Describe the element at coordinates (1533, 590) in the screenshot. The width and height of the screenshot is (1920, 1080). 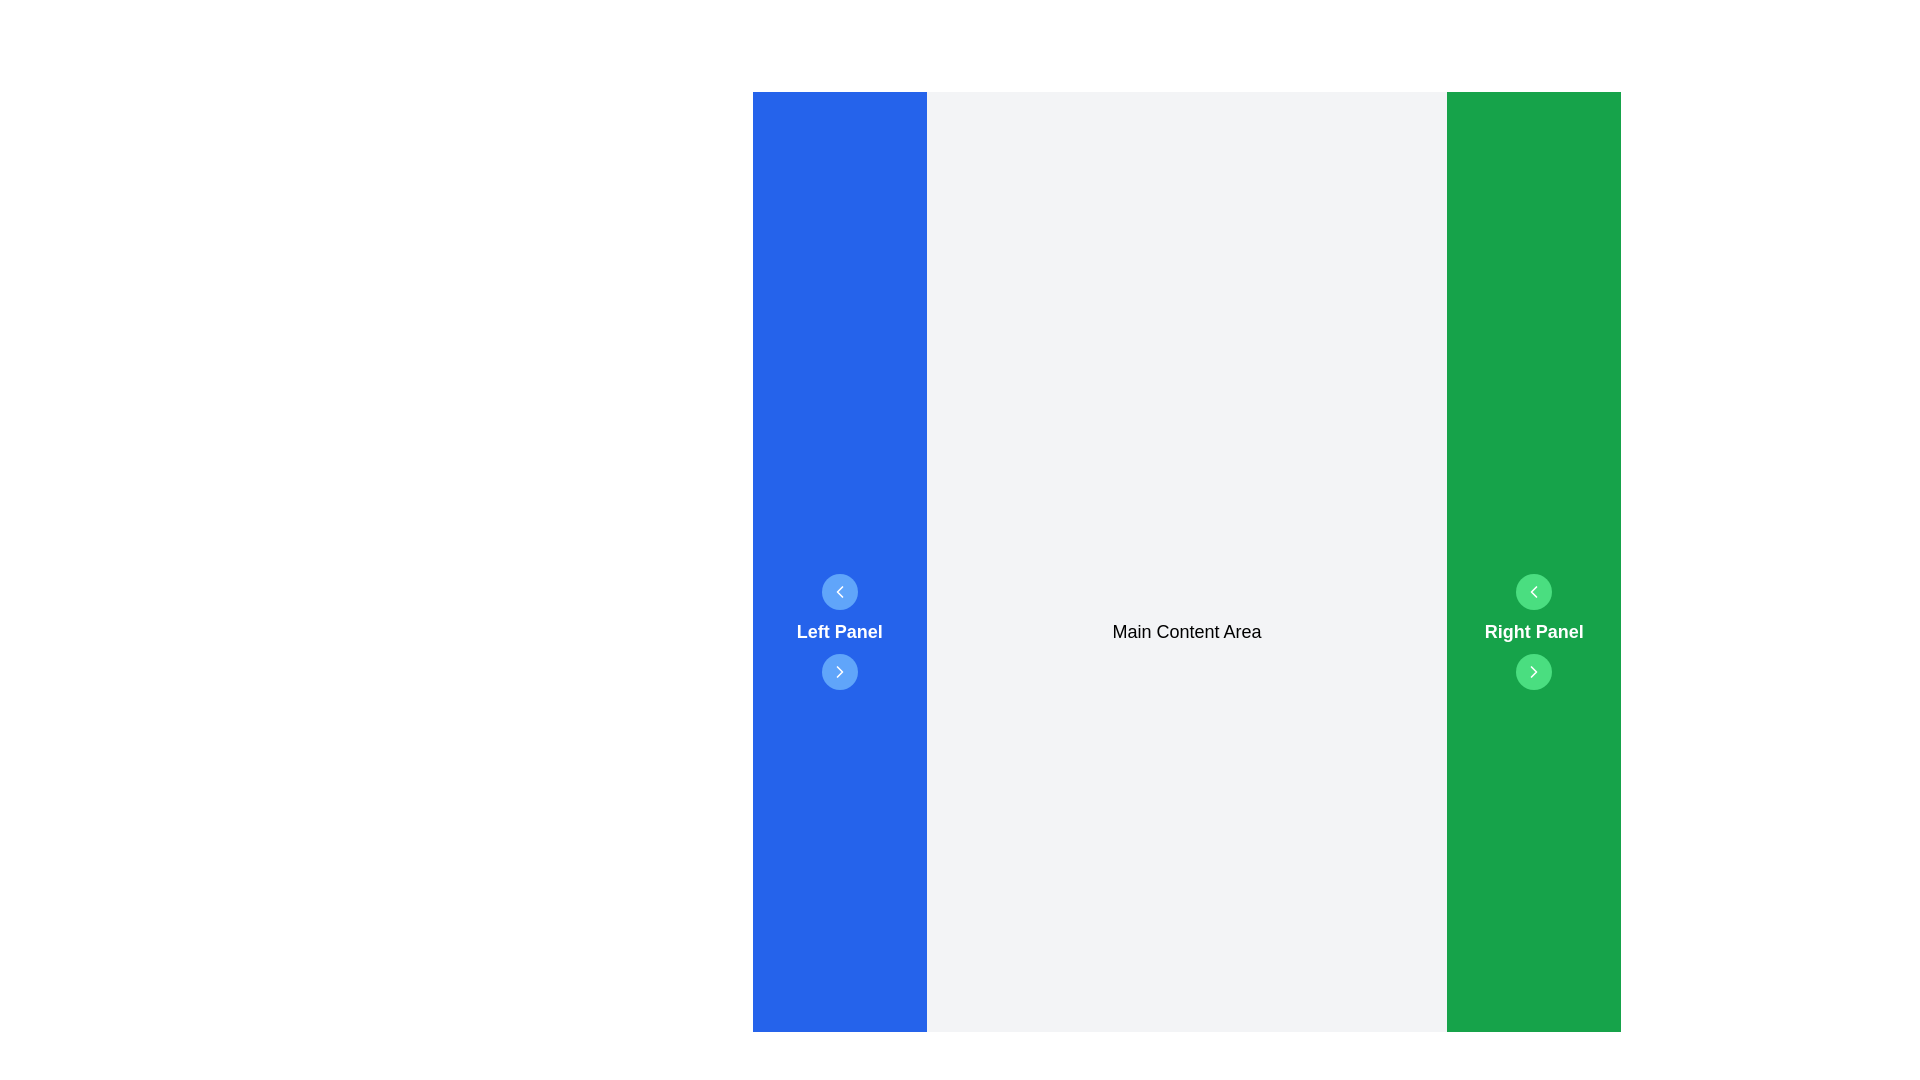
I see `the left-pointing chevron icon located in the right vertical panel, near the upper arrow button under the green background` at that location.